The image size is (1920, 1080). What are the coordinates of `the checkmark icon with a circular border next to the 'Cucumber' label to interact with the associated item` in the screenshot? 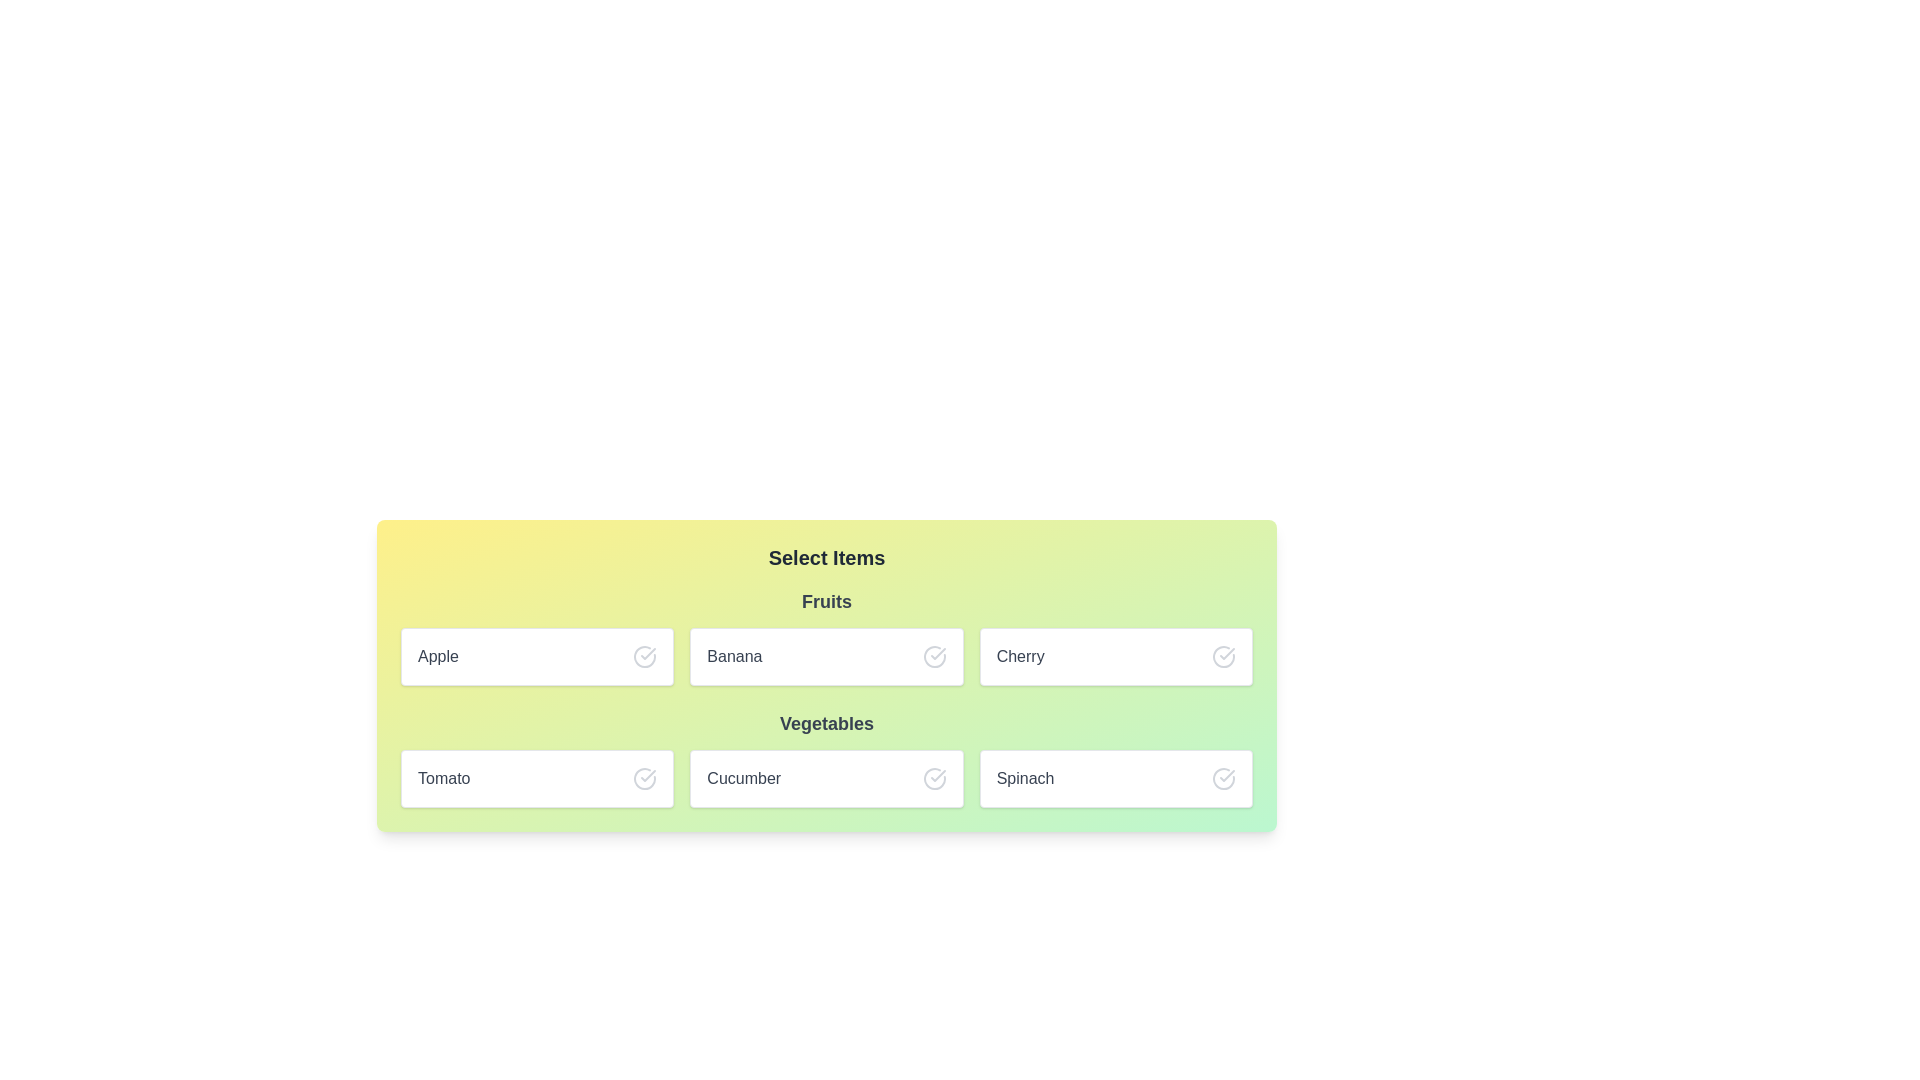 It's located at (937, 774).